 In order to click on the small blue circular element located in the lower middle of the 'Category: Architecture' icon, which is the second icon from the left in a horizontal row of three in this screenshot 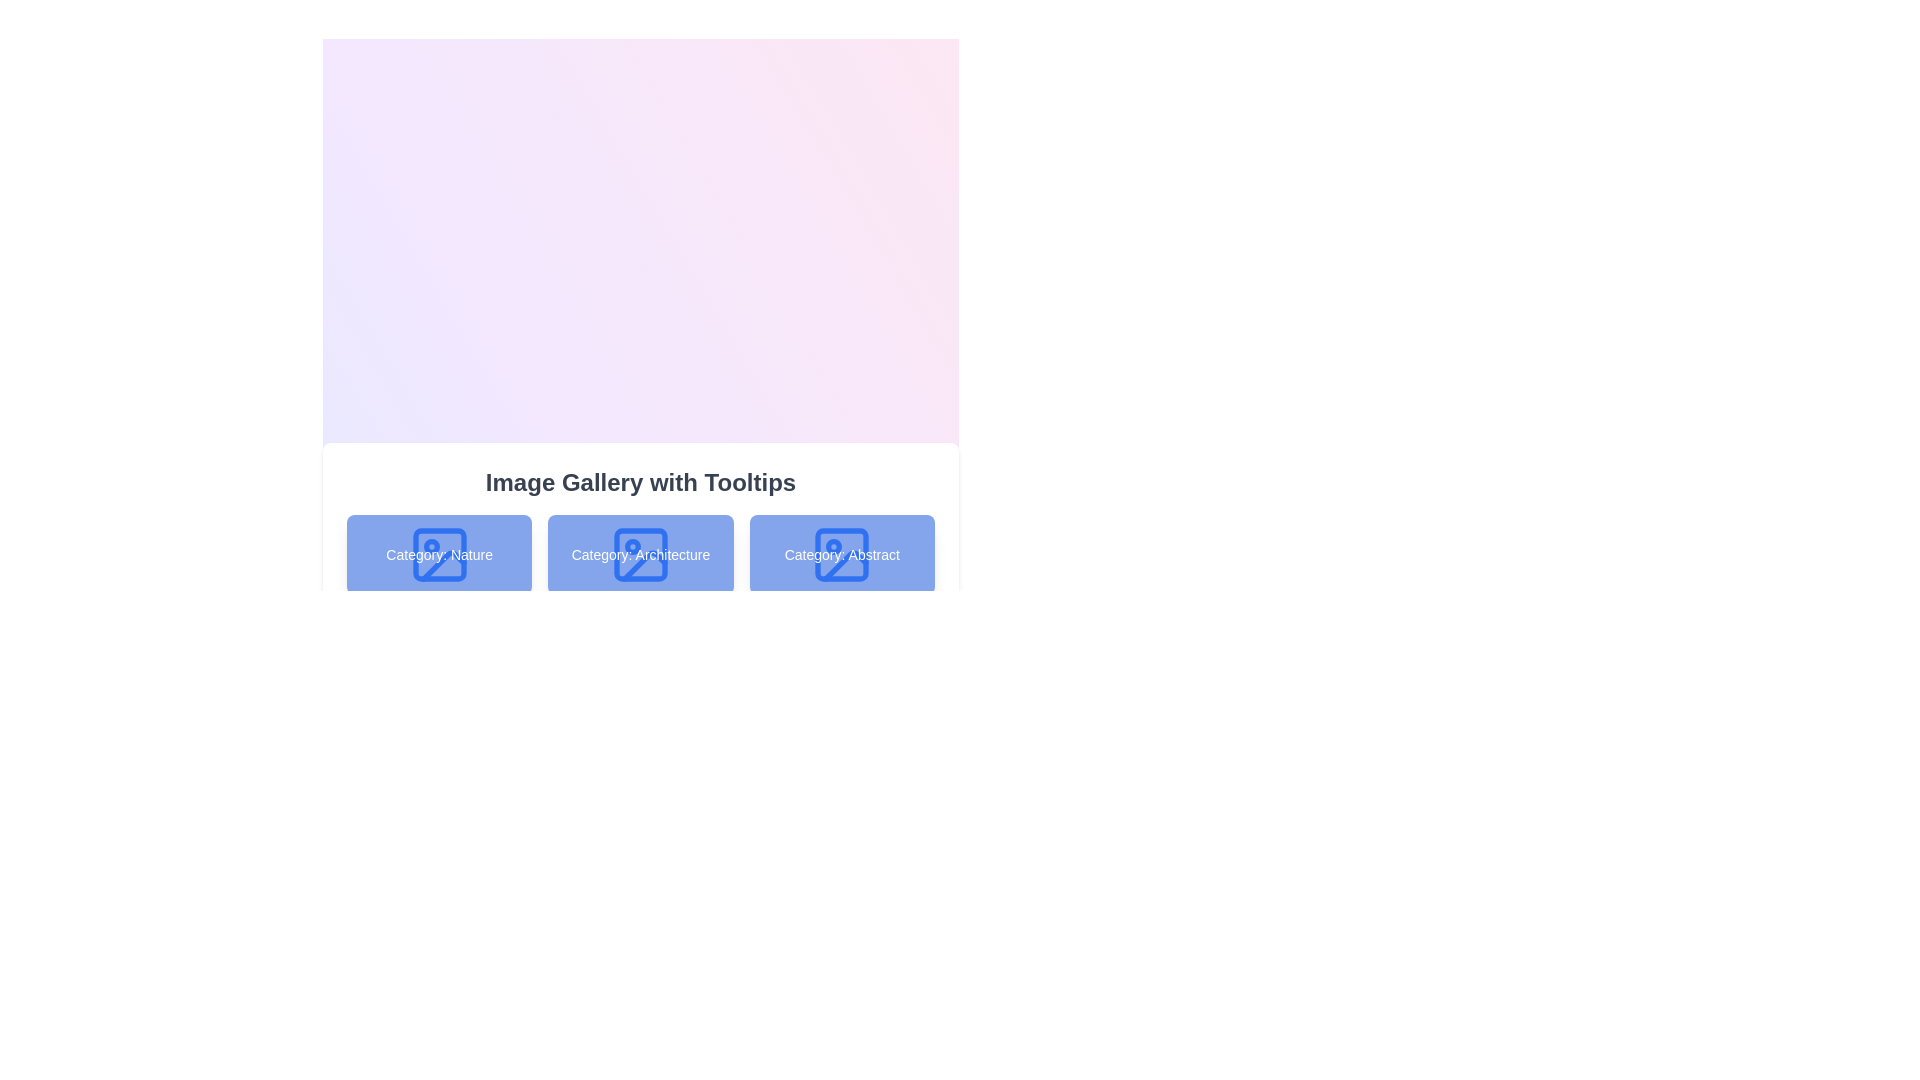, I will do `click(632, 547)`.